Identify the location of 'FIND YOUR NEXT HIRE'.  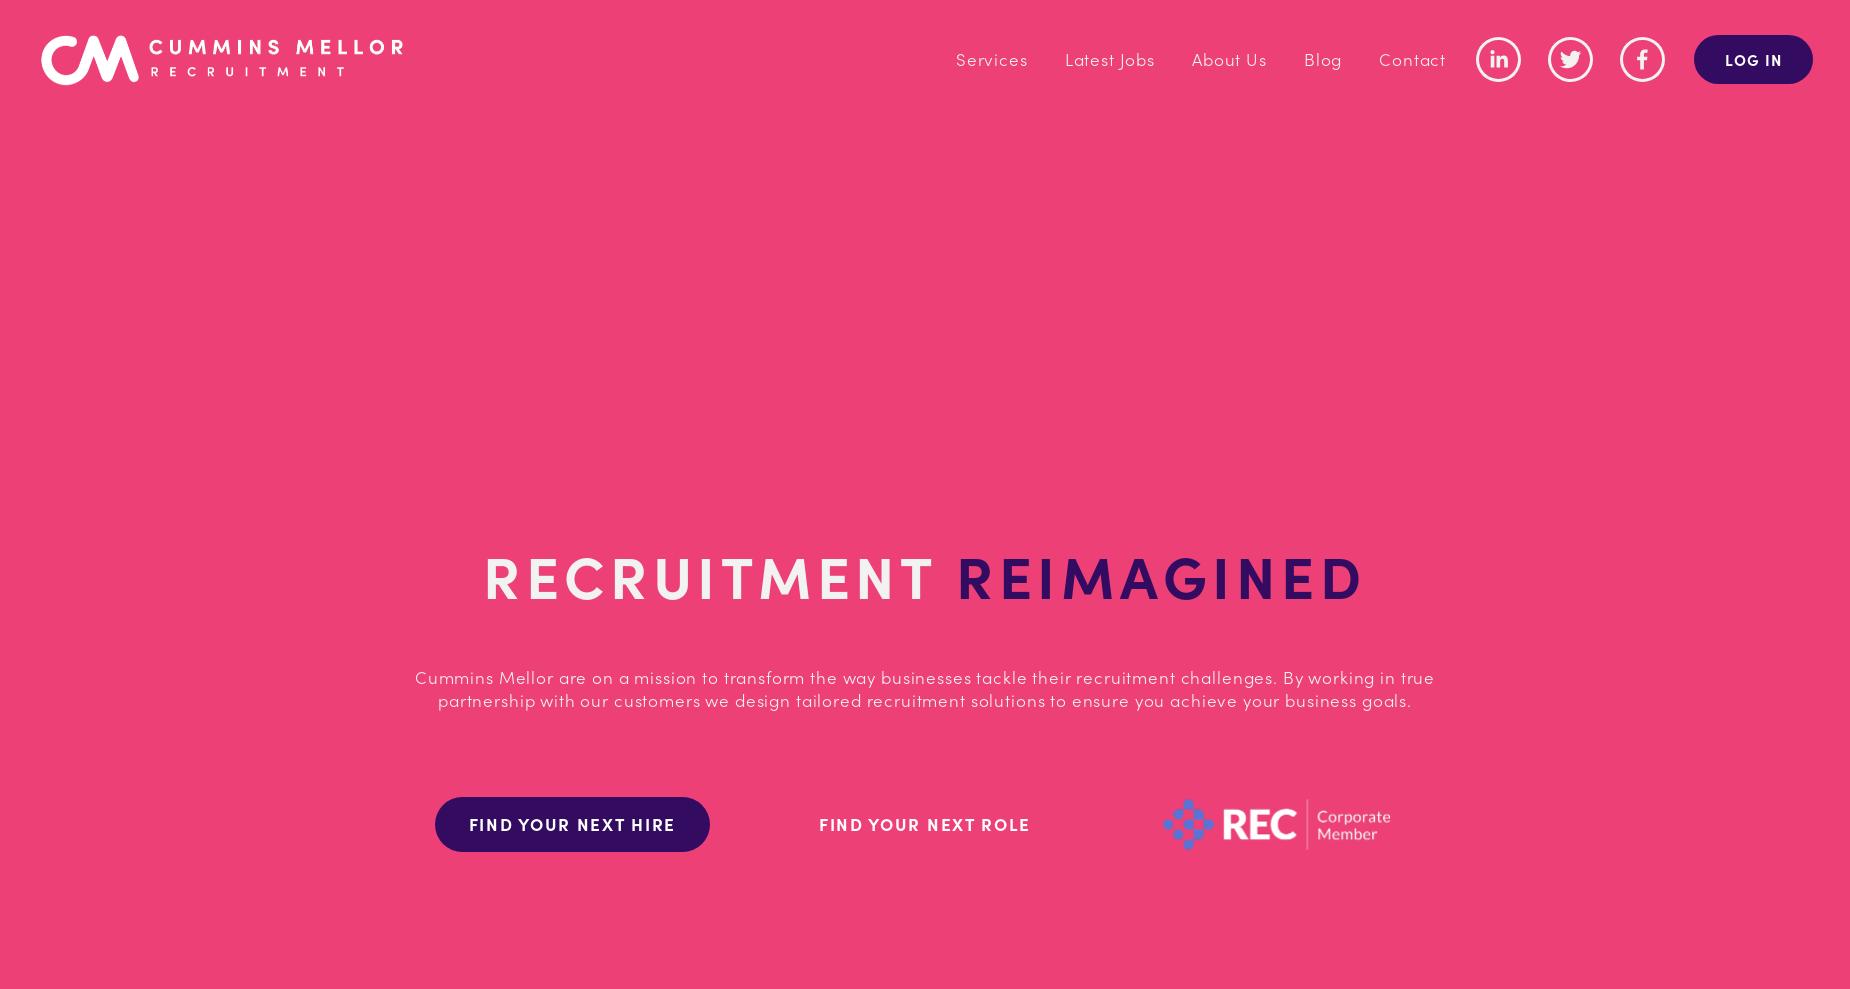
(571, 823).